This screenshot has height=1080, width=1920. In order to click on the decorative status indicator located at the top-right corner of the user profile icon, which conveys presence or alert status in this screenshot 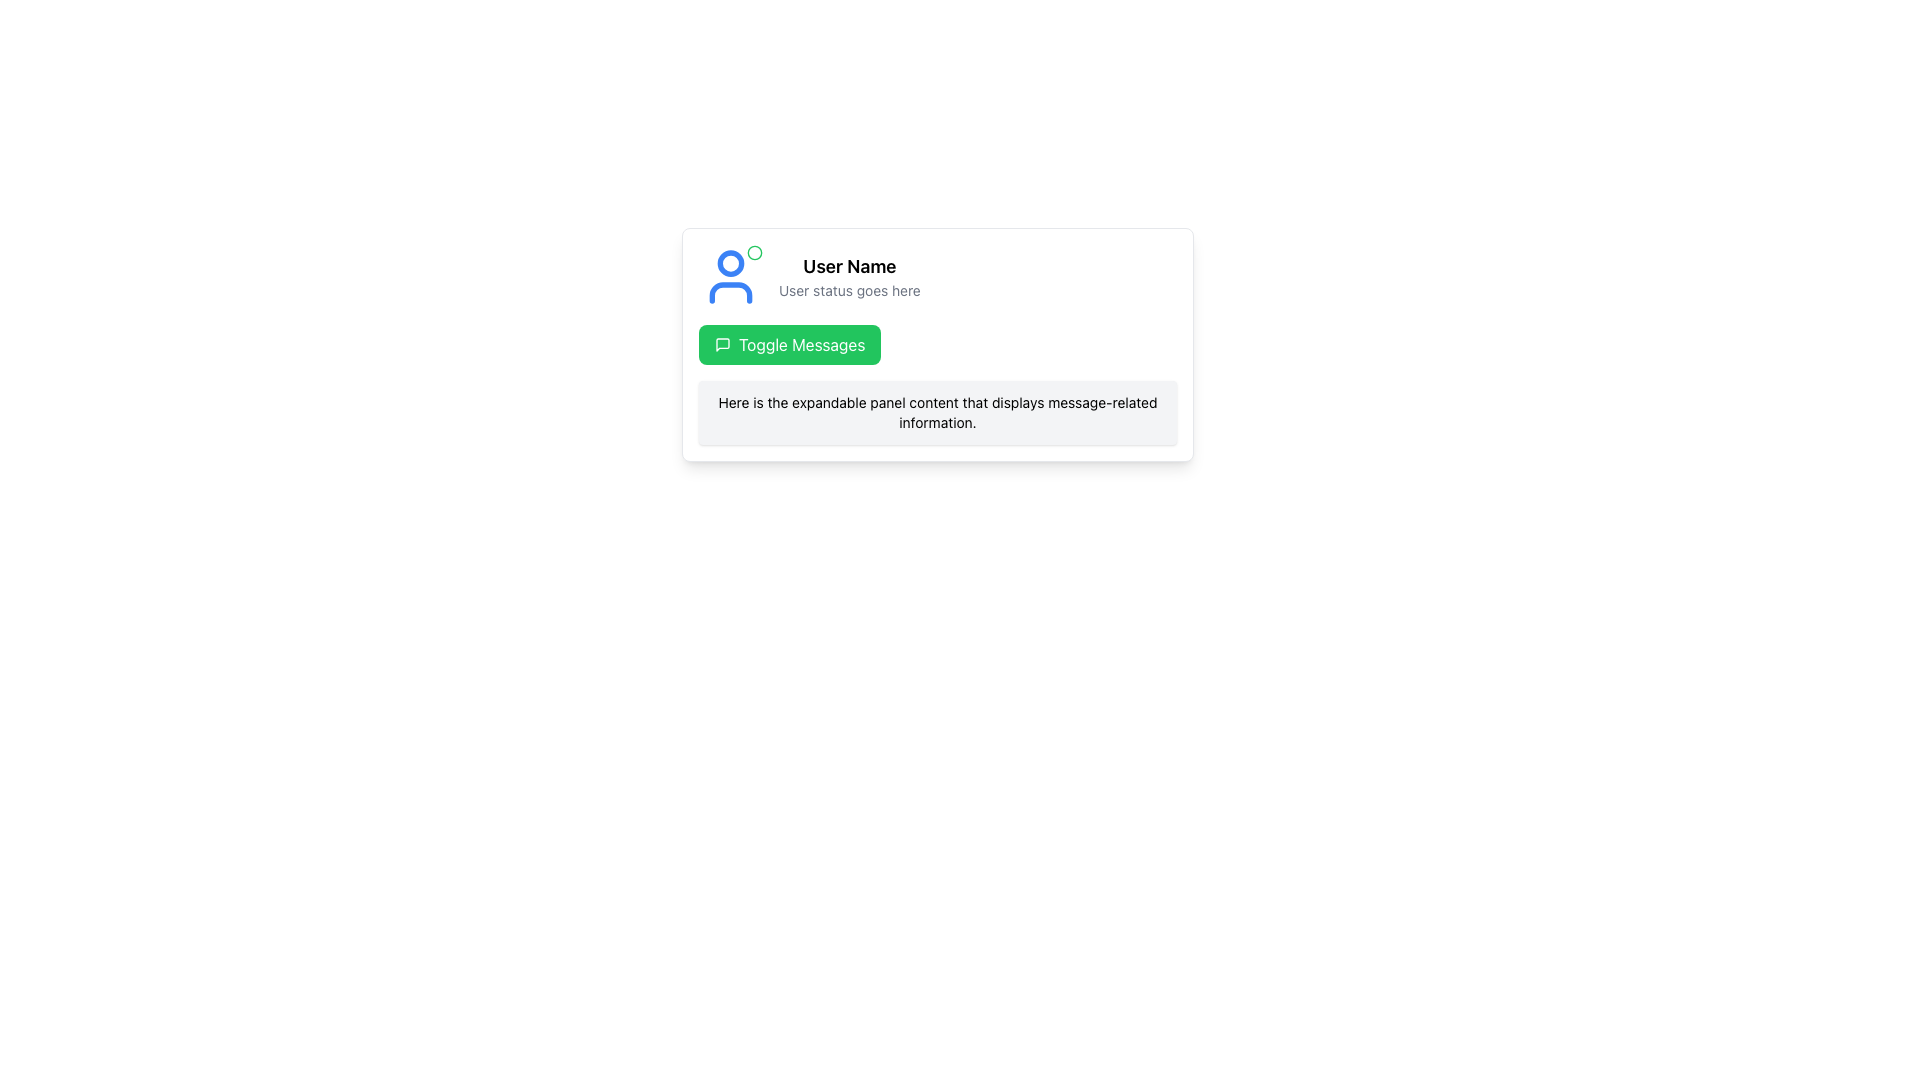, I will do `click(753, 252)`.